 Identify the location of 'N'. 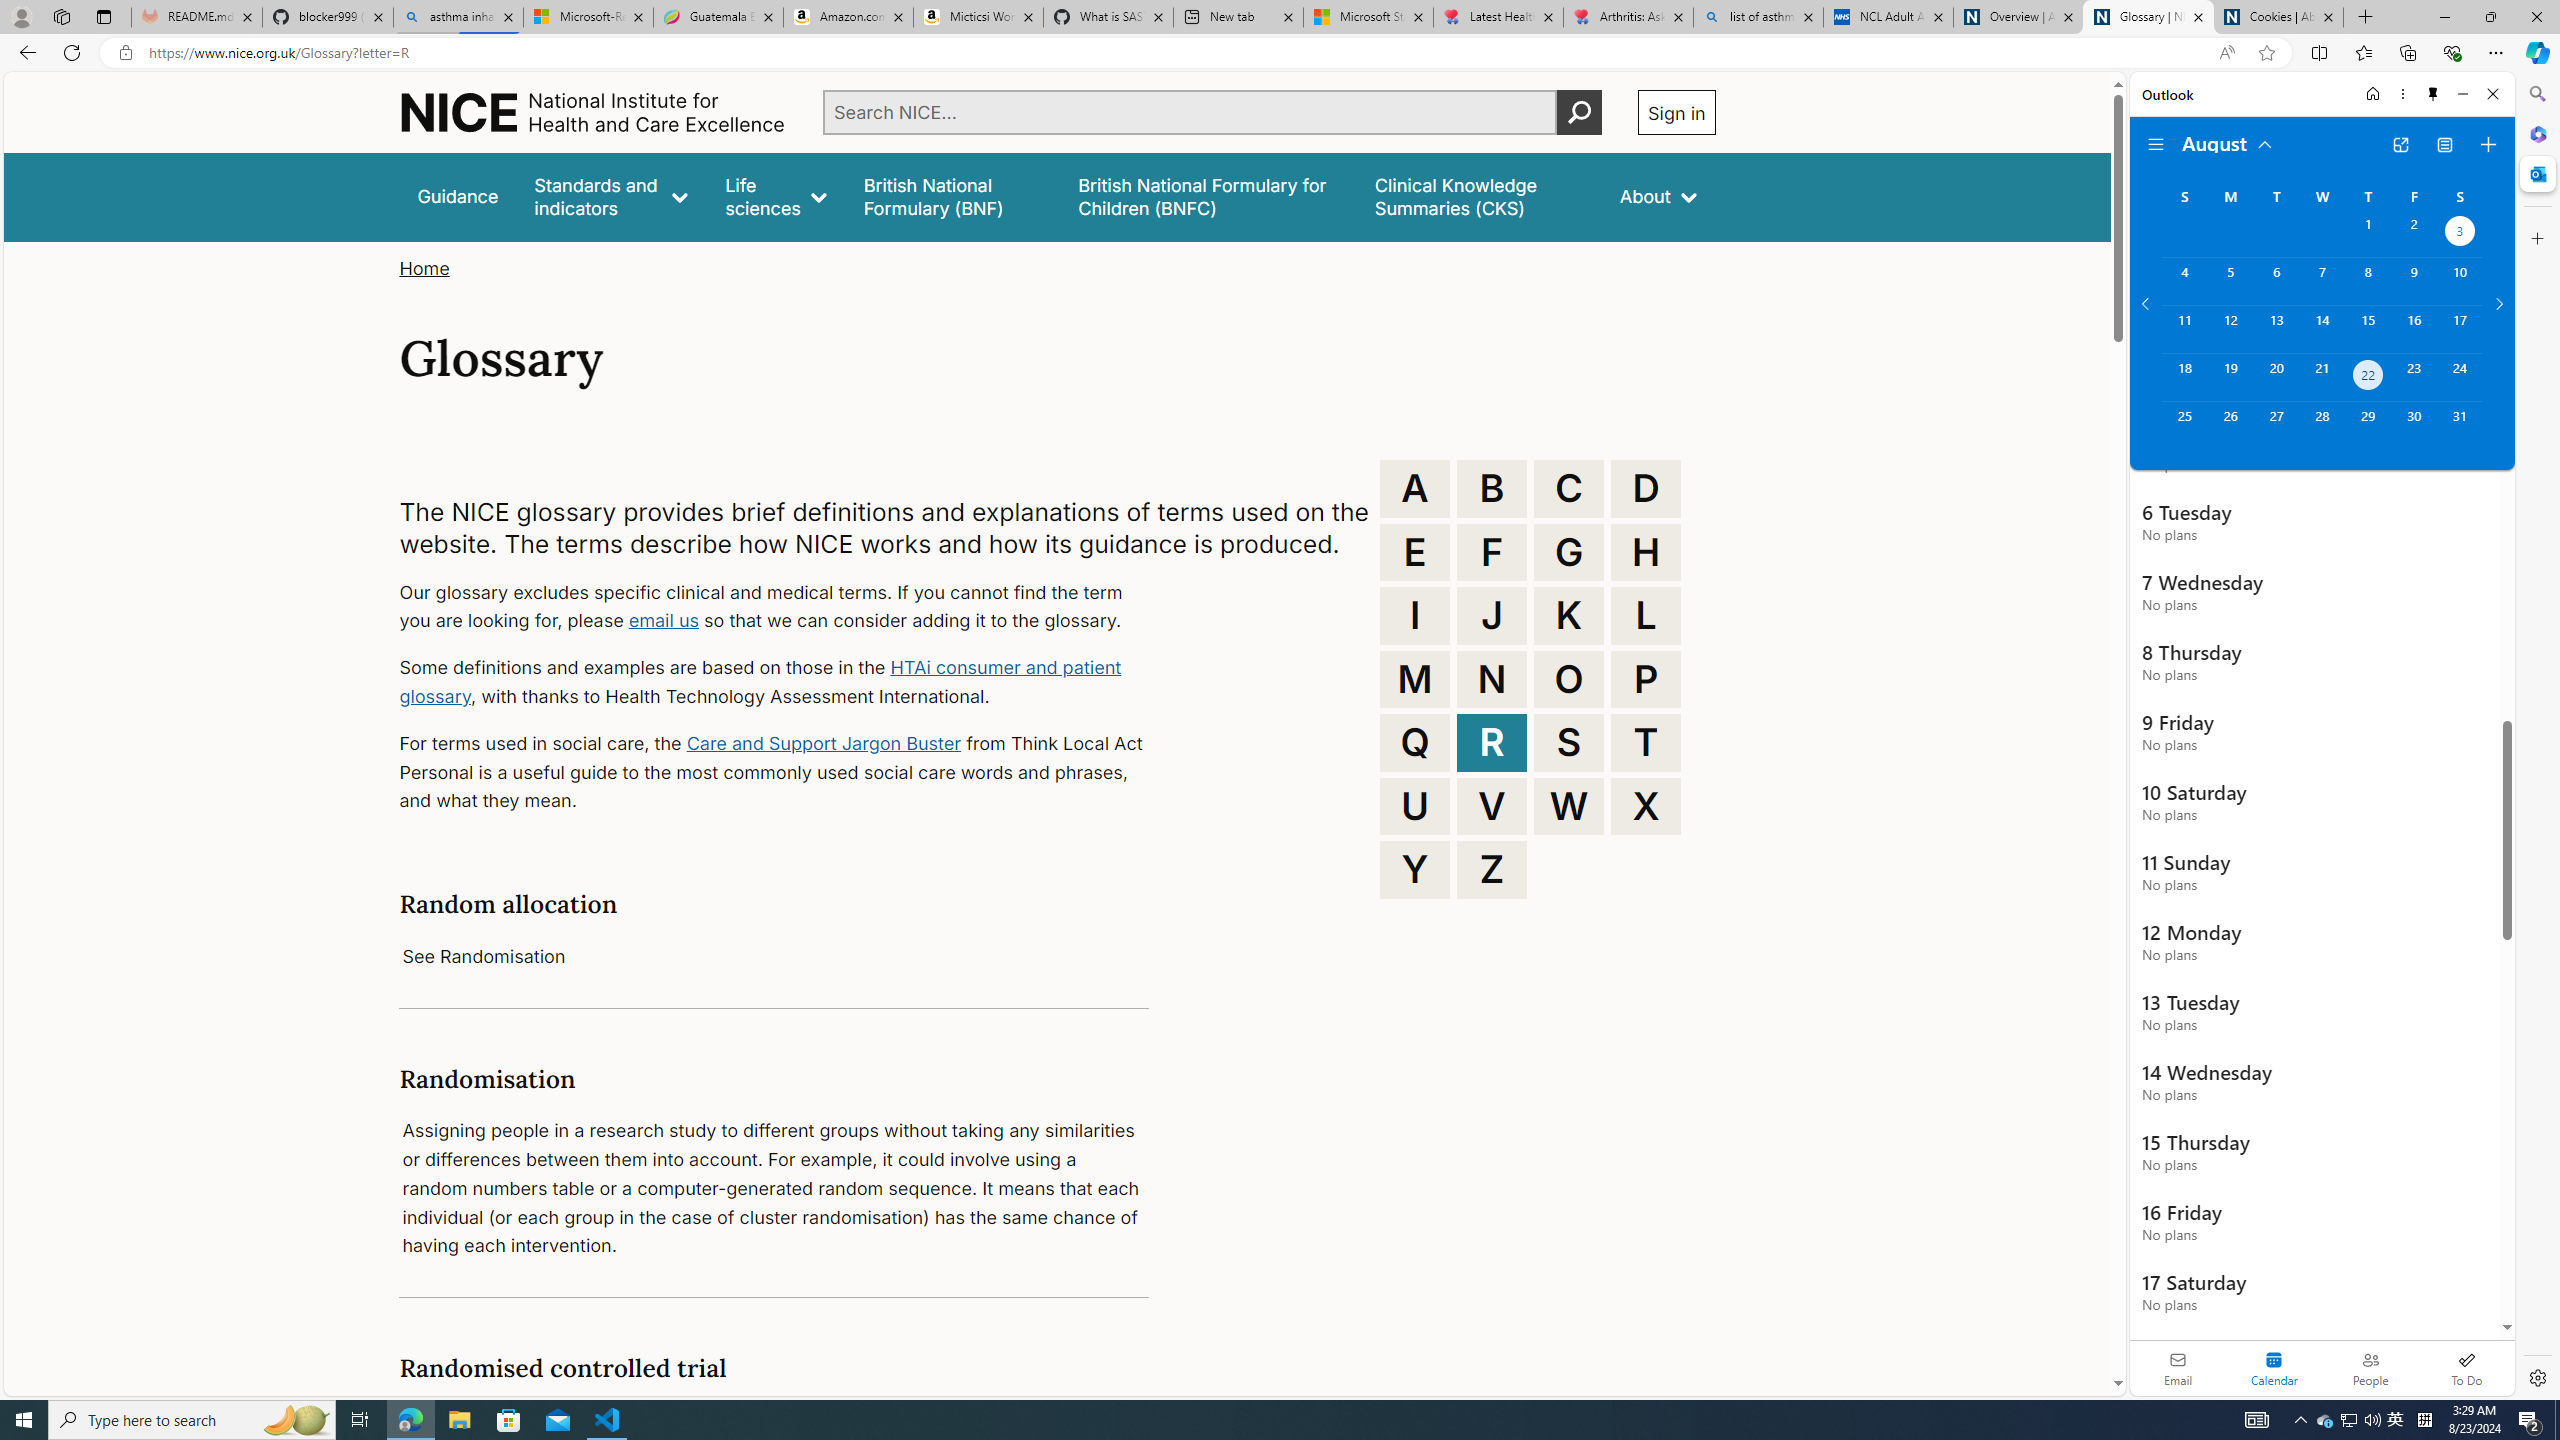
(1491, 677).